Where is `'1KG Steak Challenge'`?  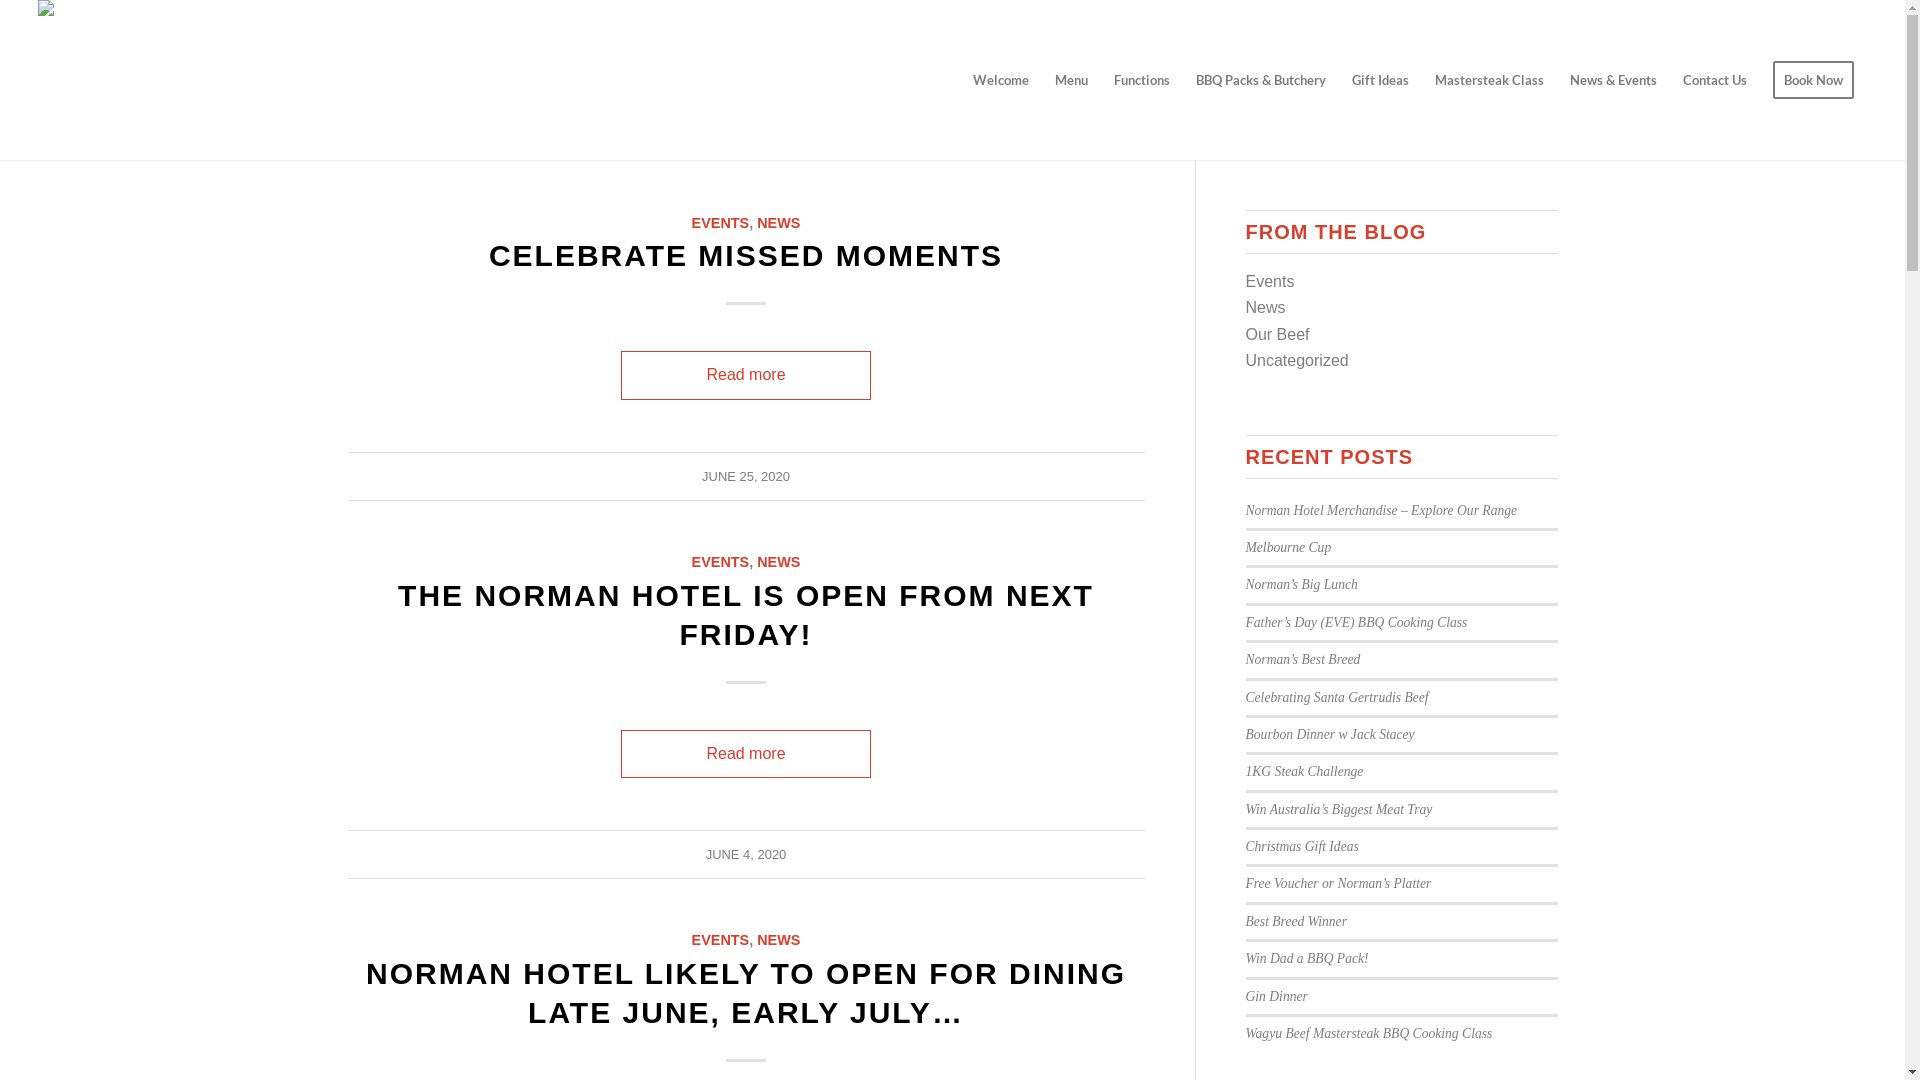 '1KG Steak Challenge' is located at coordinates (1305, 770).